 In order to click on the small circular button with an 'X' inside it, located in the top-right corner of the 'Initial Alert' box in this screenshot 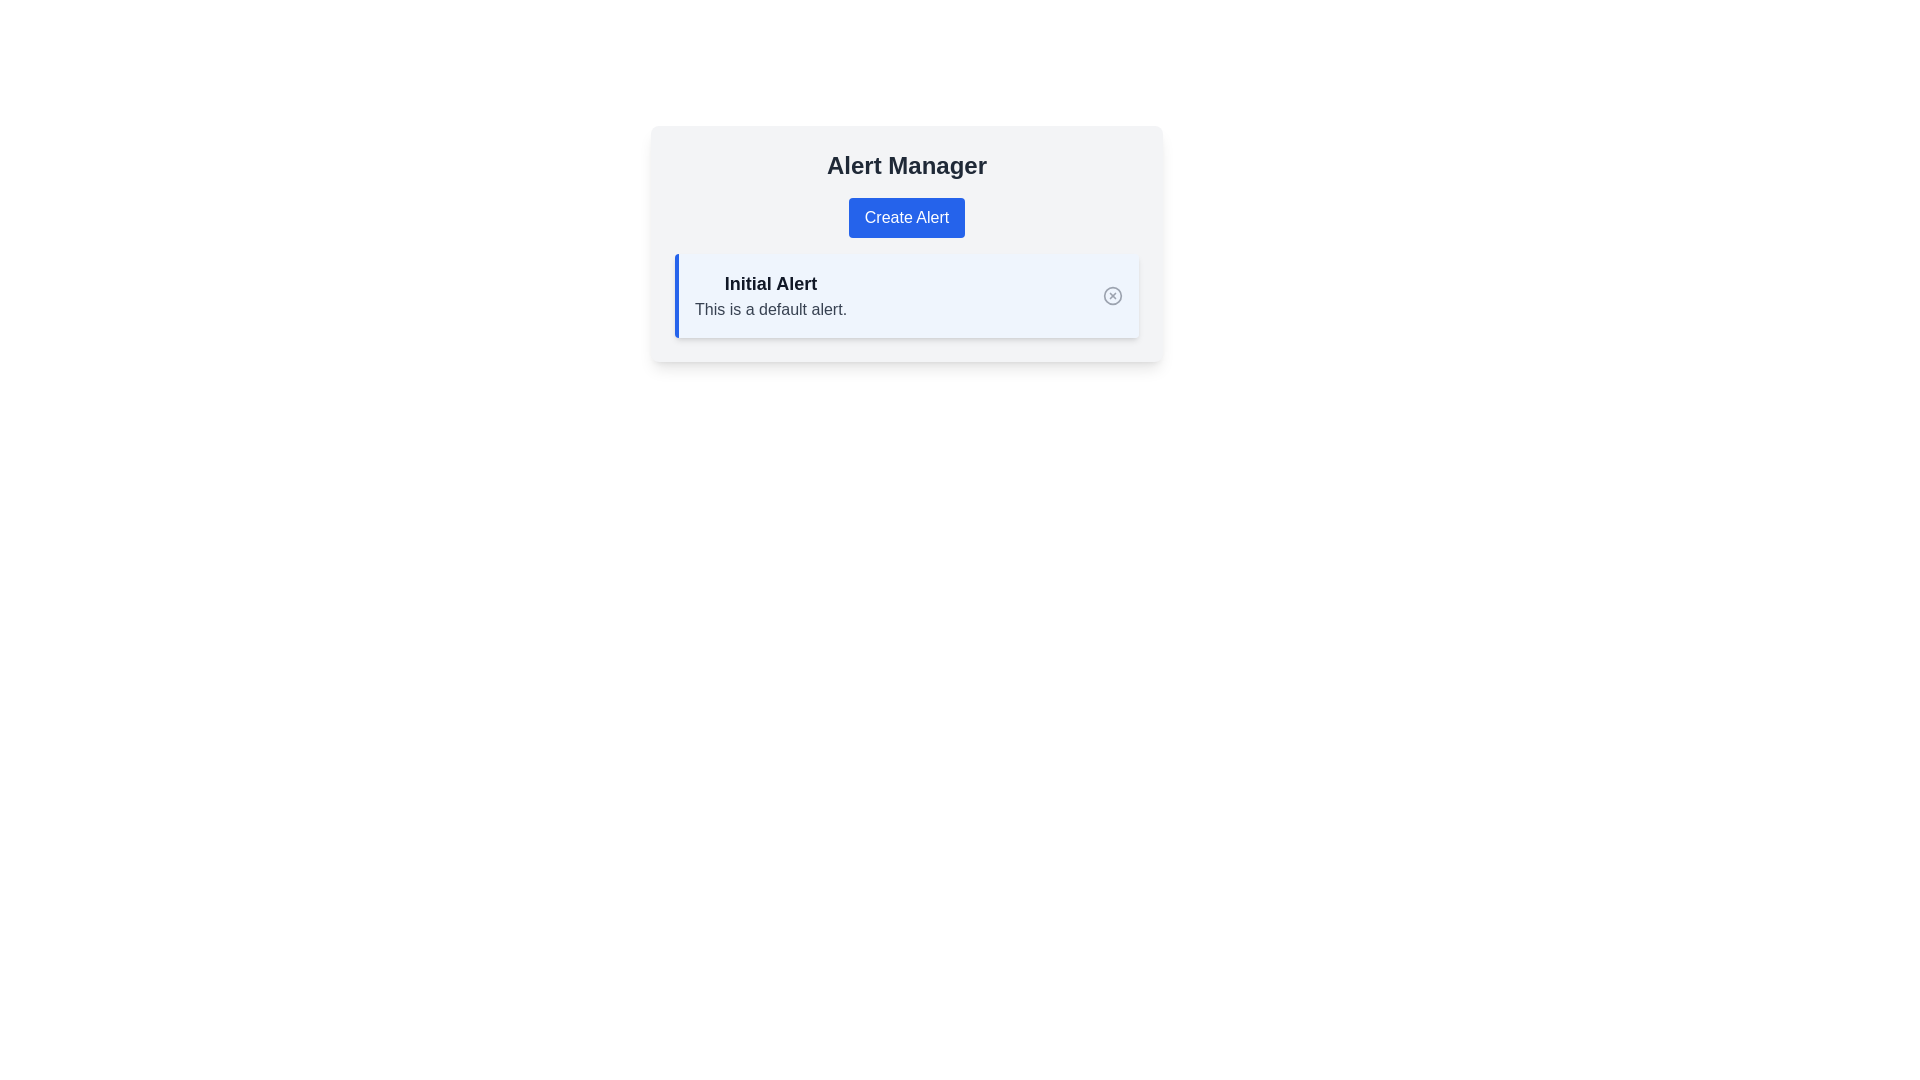, I will do `click(1112, 296)`.